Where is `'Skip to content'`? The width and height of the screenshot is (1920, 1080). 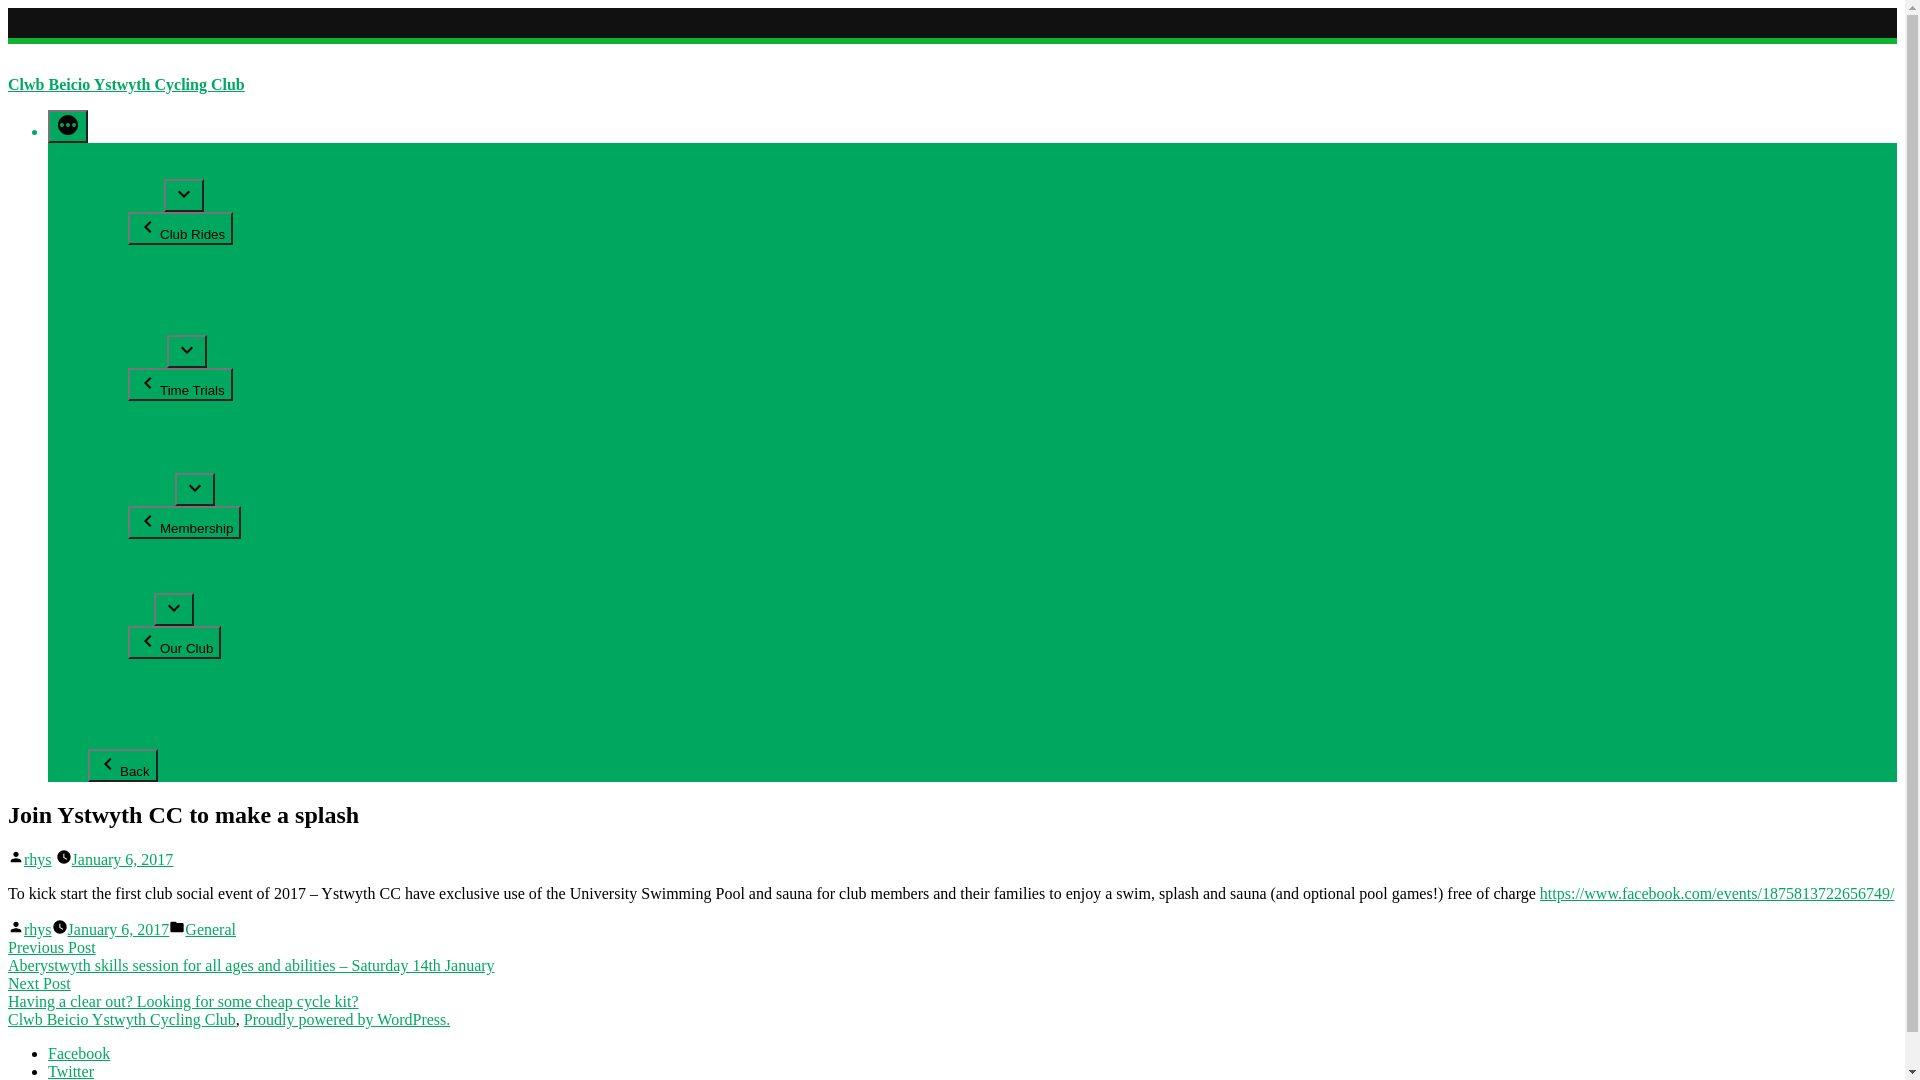
'Skip to content' is located at coordinates (7, 7).